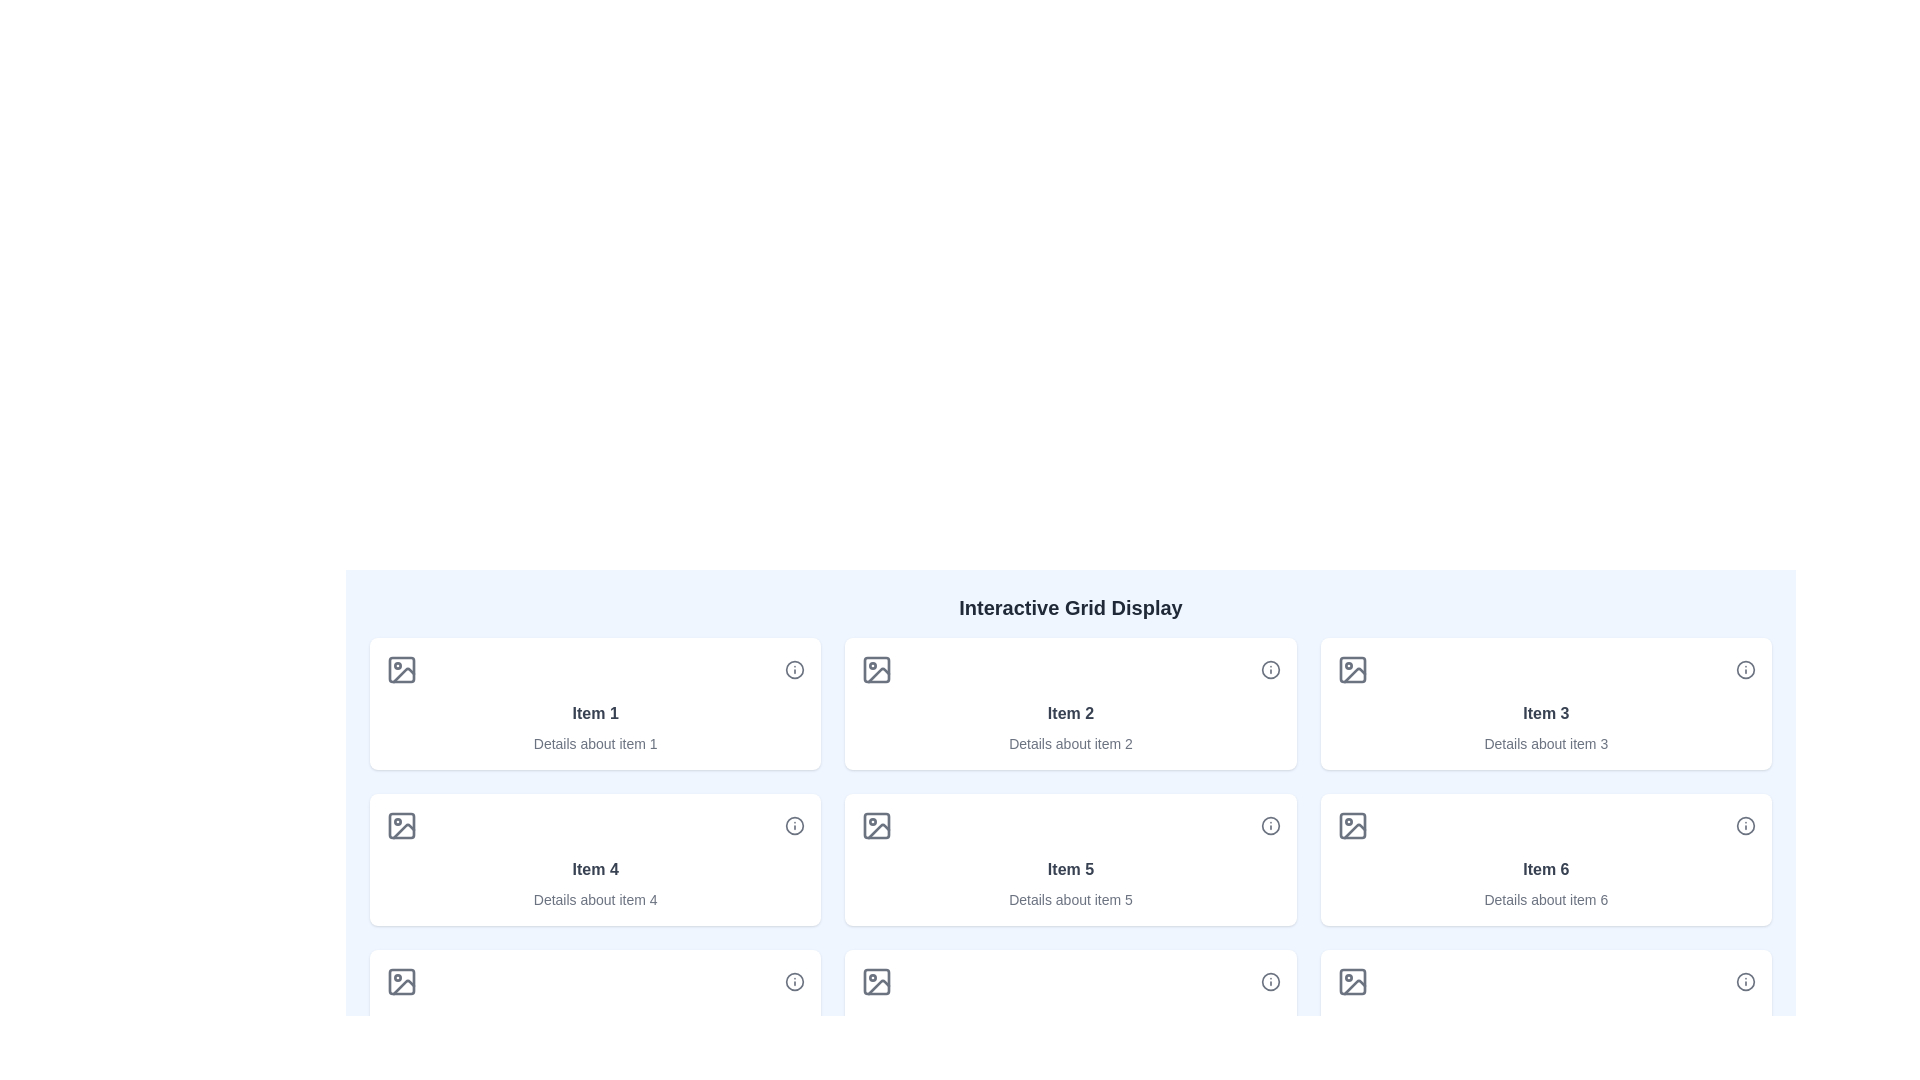 The height and width of the screenshot is (1080, 1920). I want to click on the Icon located in the top-left corner of the fifth item in a 3x2 interactive grid layout, which serves as a visual representation for an image-related function, so click(877, 825).